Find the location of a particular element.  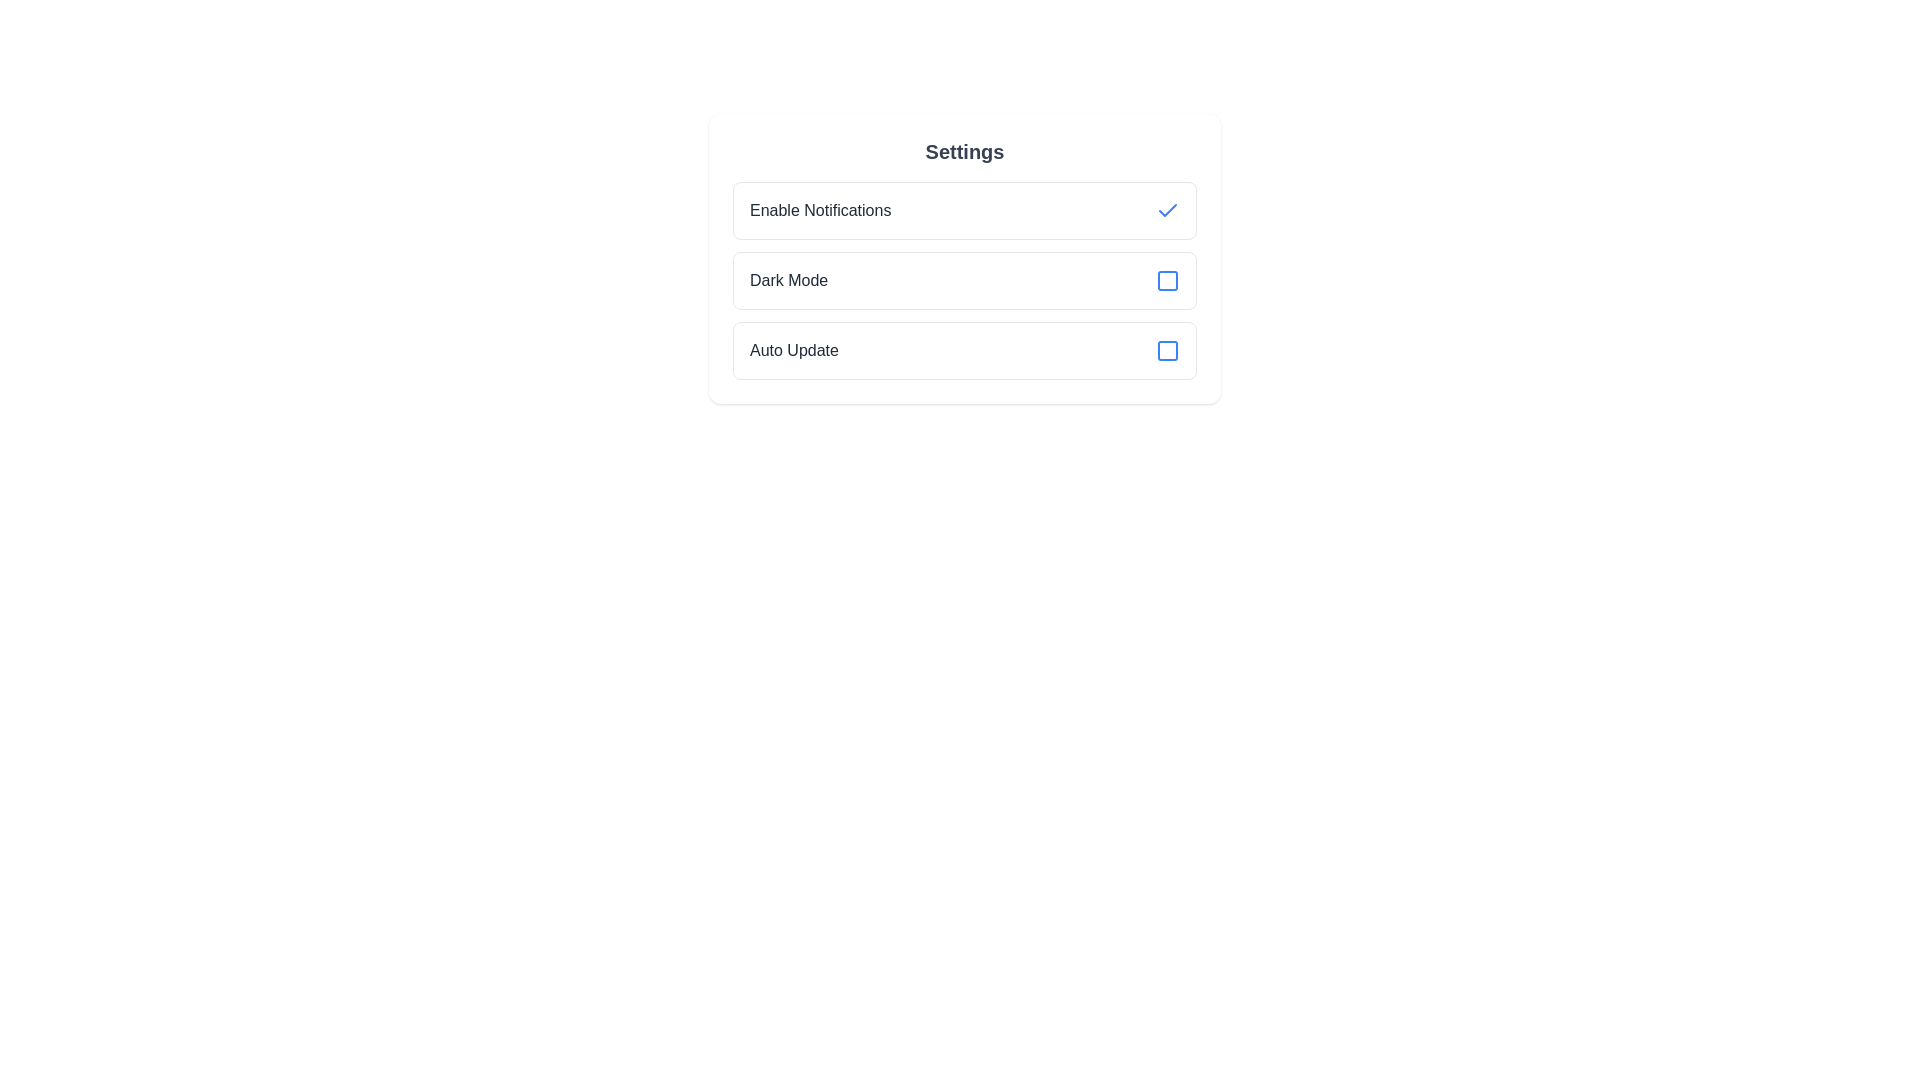

the checkbox located to the right of the 'Dark Mode' text label is located at coordinates (1167, 281).